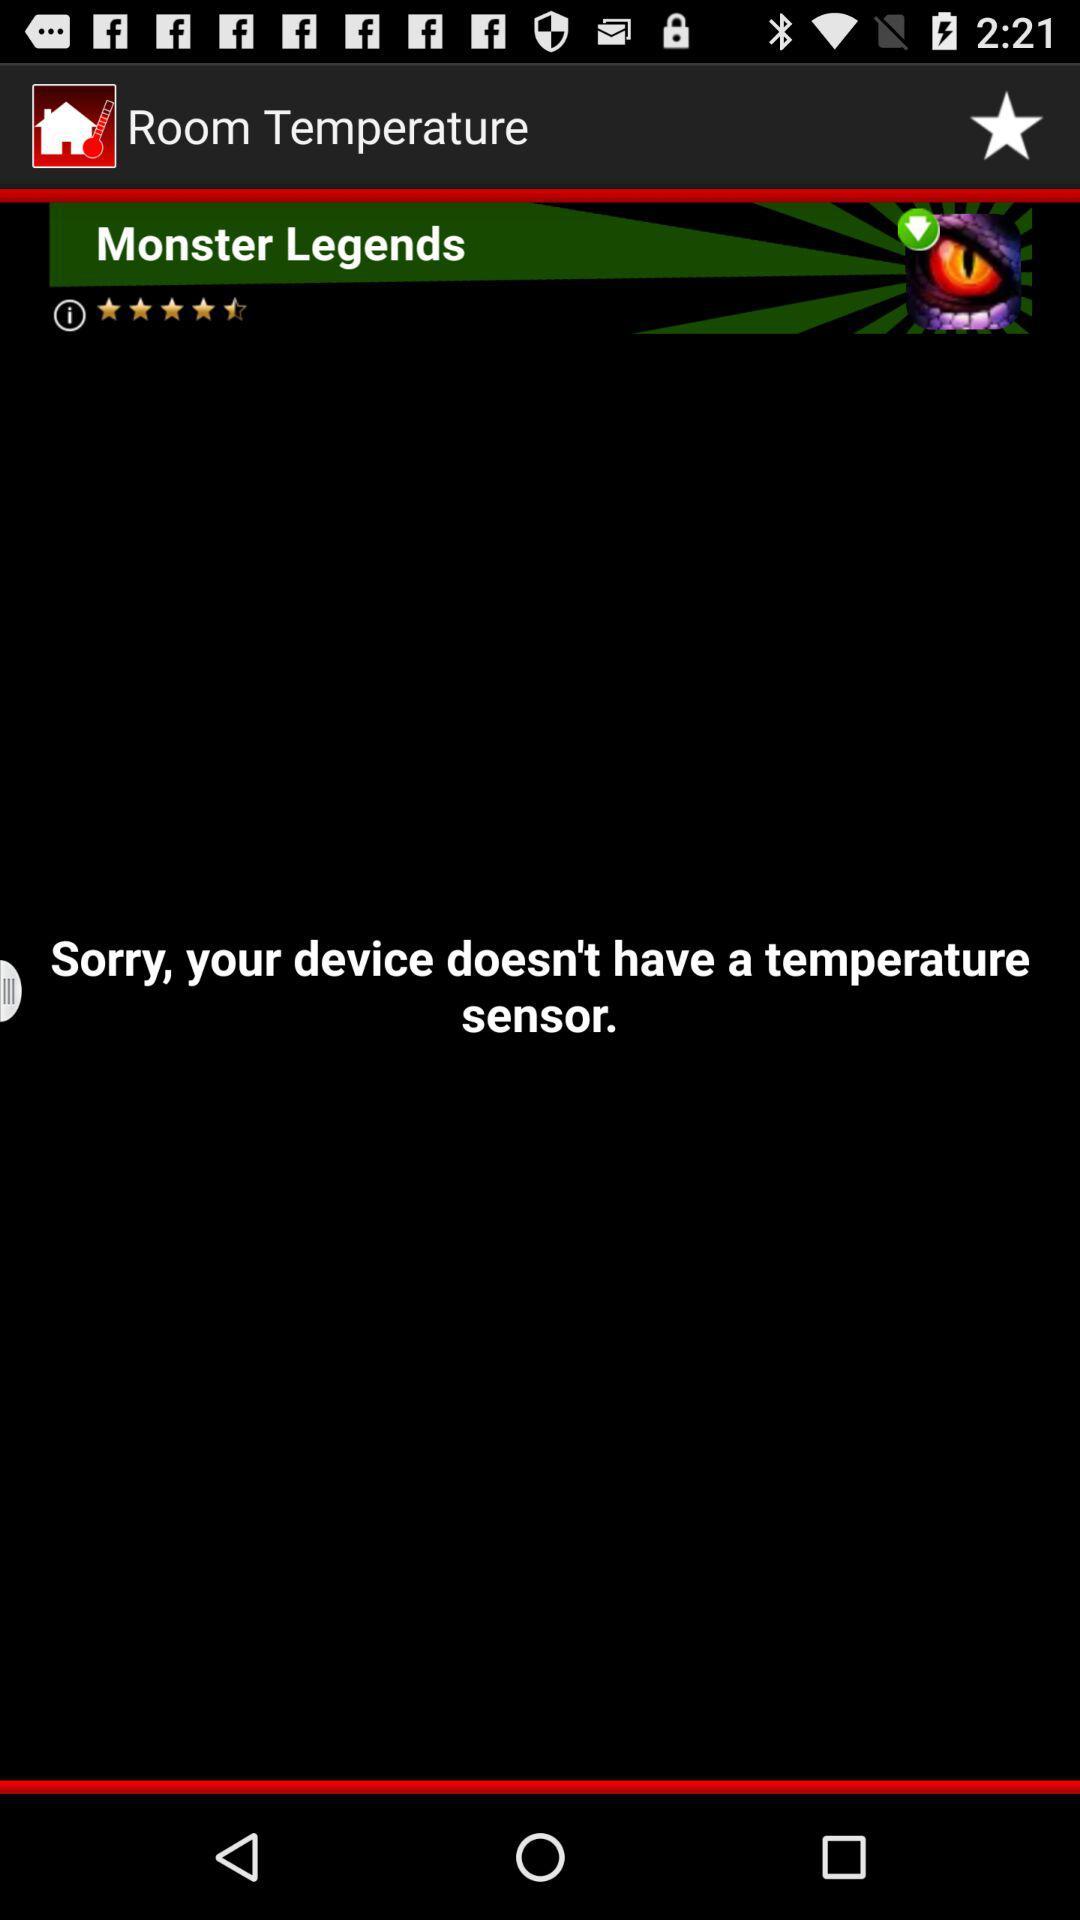 This screenshot has height=1920, width=1080. Describe the element at coordinates (23, 1059) in the screenshot. I see `the menu icon` at that location.